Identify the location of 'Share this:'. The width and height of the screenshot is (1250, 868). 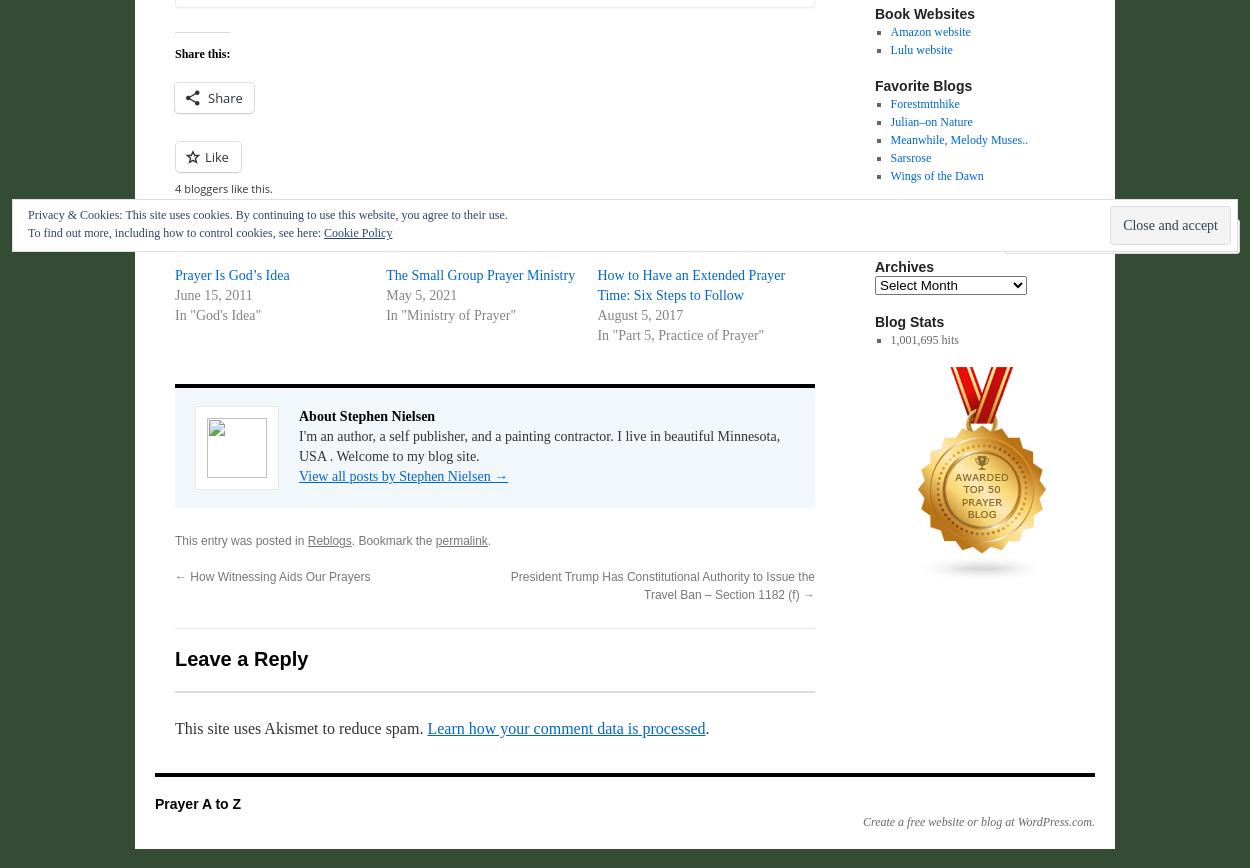
(201, 53).